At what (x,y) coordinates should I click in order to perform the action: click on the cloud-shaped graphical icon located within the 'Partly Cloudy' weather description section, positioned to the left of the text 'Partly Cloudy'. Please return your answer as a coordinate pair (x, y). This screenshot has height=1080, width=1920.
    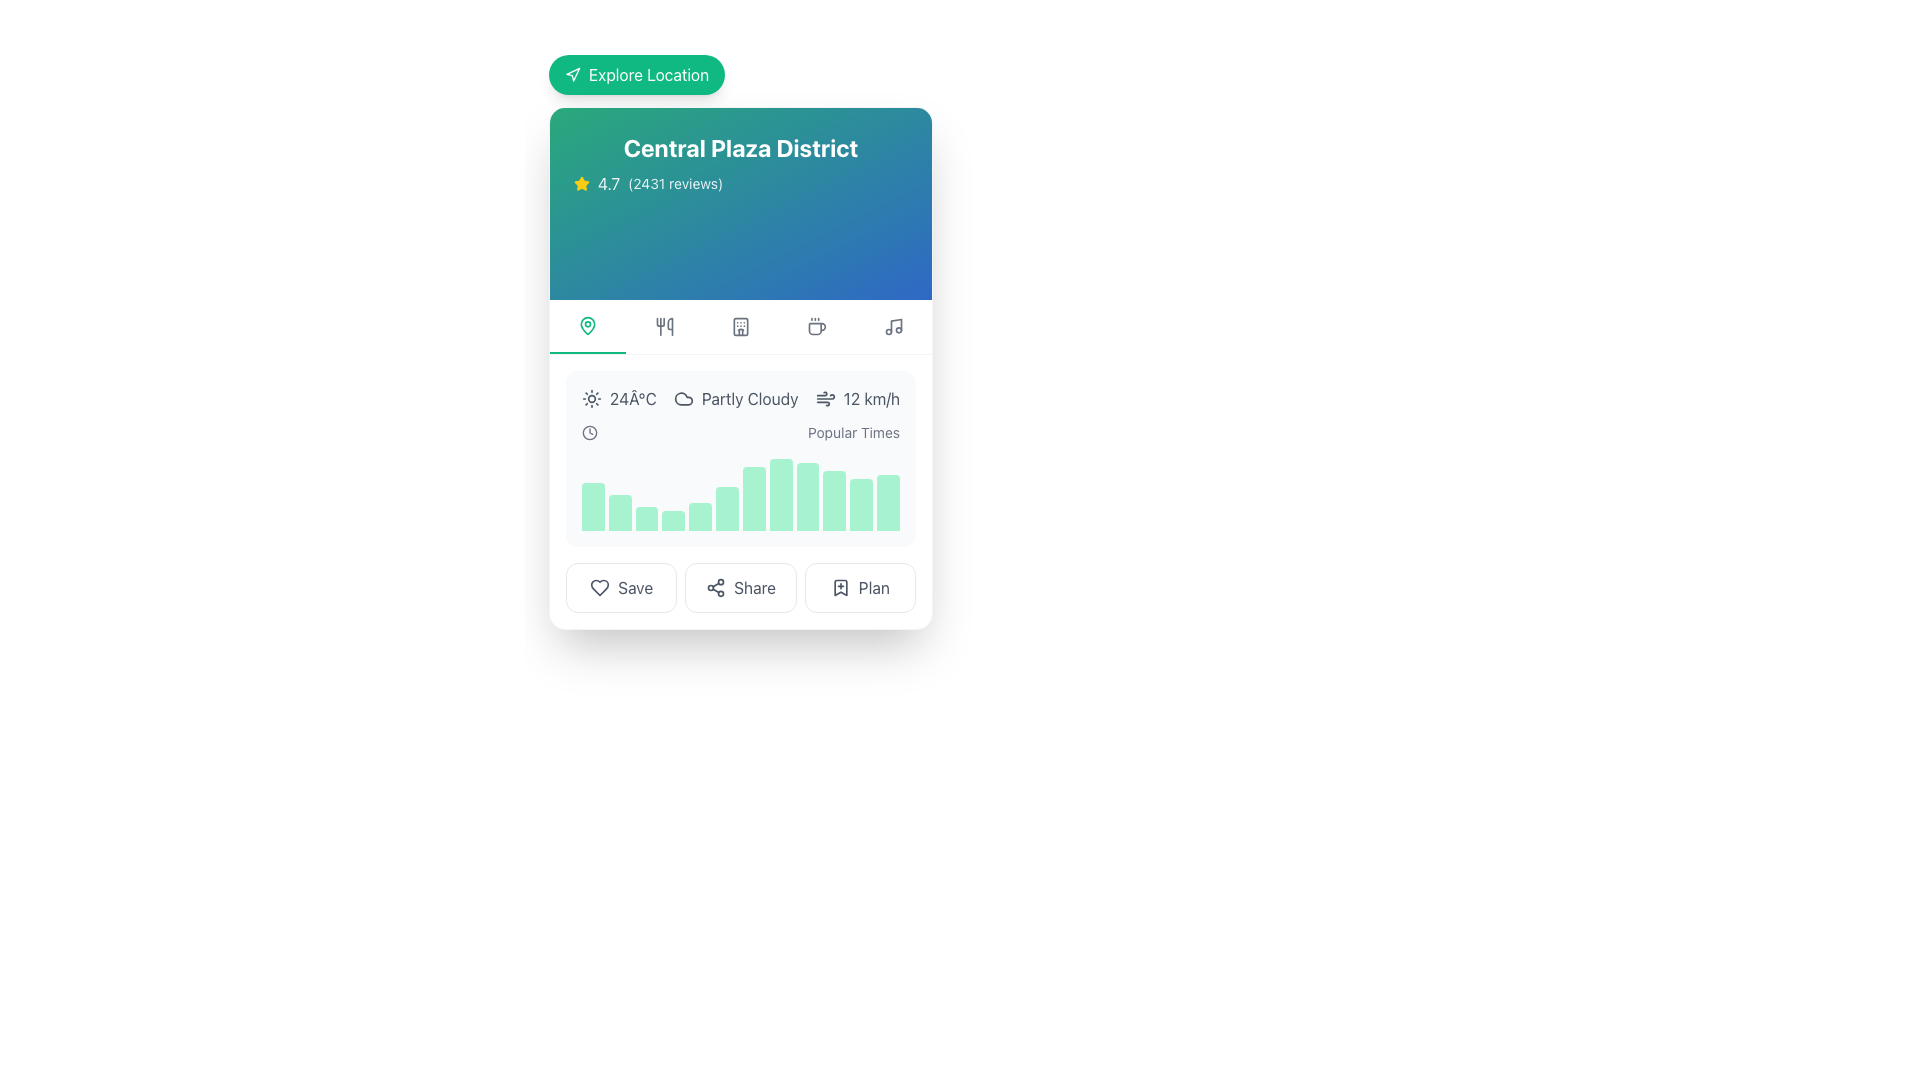
    Looking at the image, I should click on (683, 398).